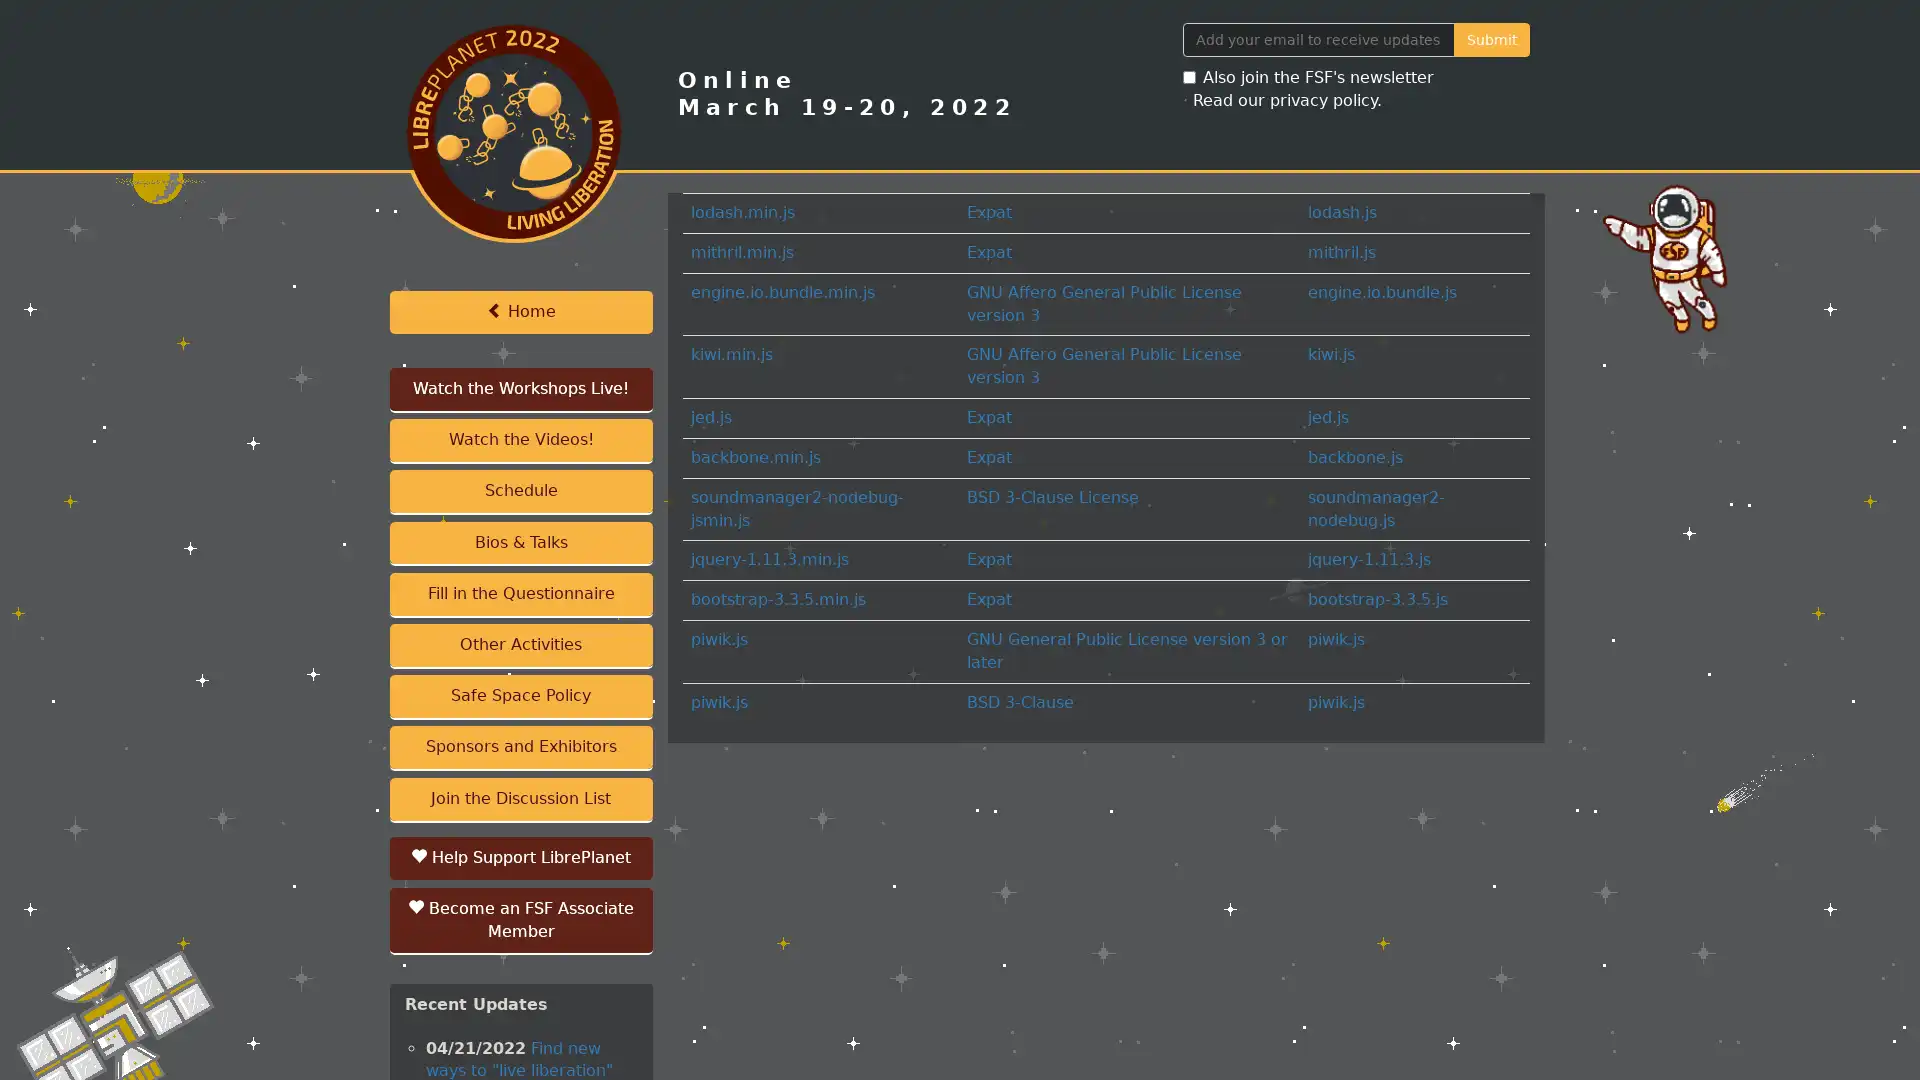 The image size is (1920, 1080). I want to click on Submit, so click(1491, 38).